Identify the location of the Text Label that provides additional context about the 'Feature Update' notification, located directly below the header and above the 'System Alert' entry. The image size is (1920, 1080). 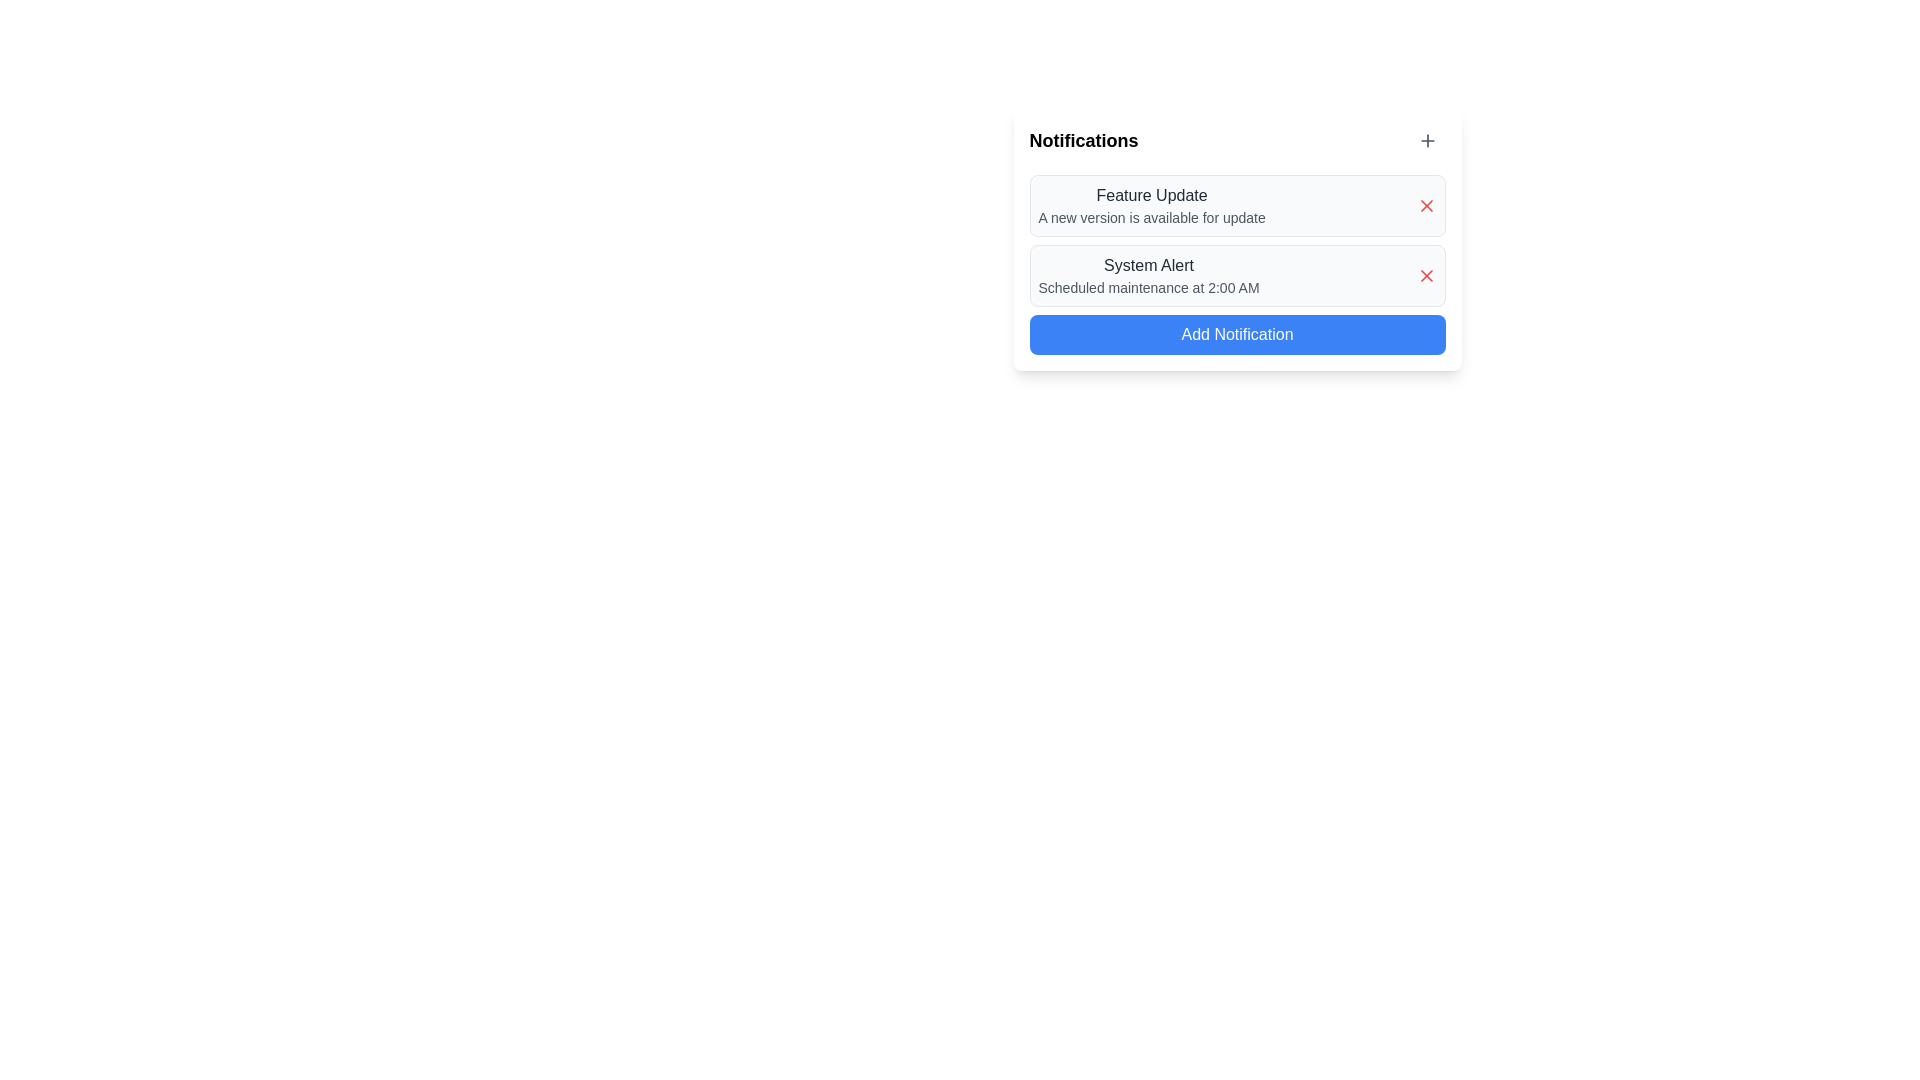
(1152, 218).